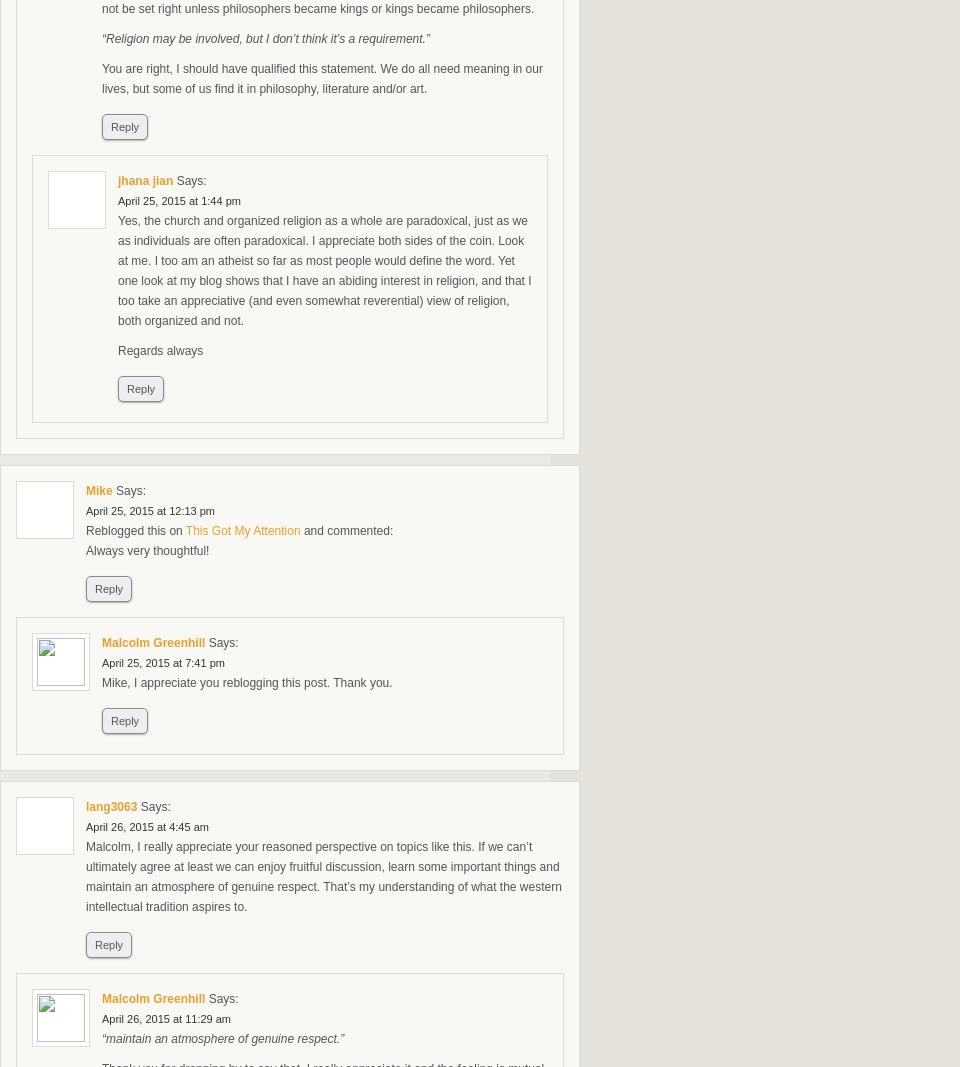  What do you see at coordinates (149, 509) in the screenshot?
I see `'April 25, 2015 at 12:13 pm'` at bounding box center [149, 509].